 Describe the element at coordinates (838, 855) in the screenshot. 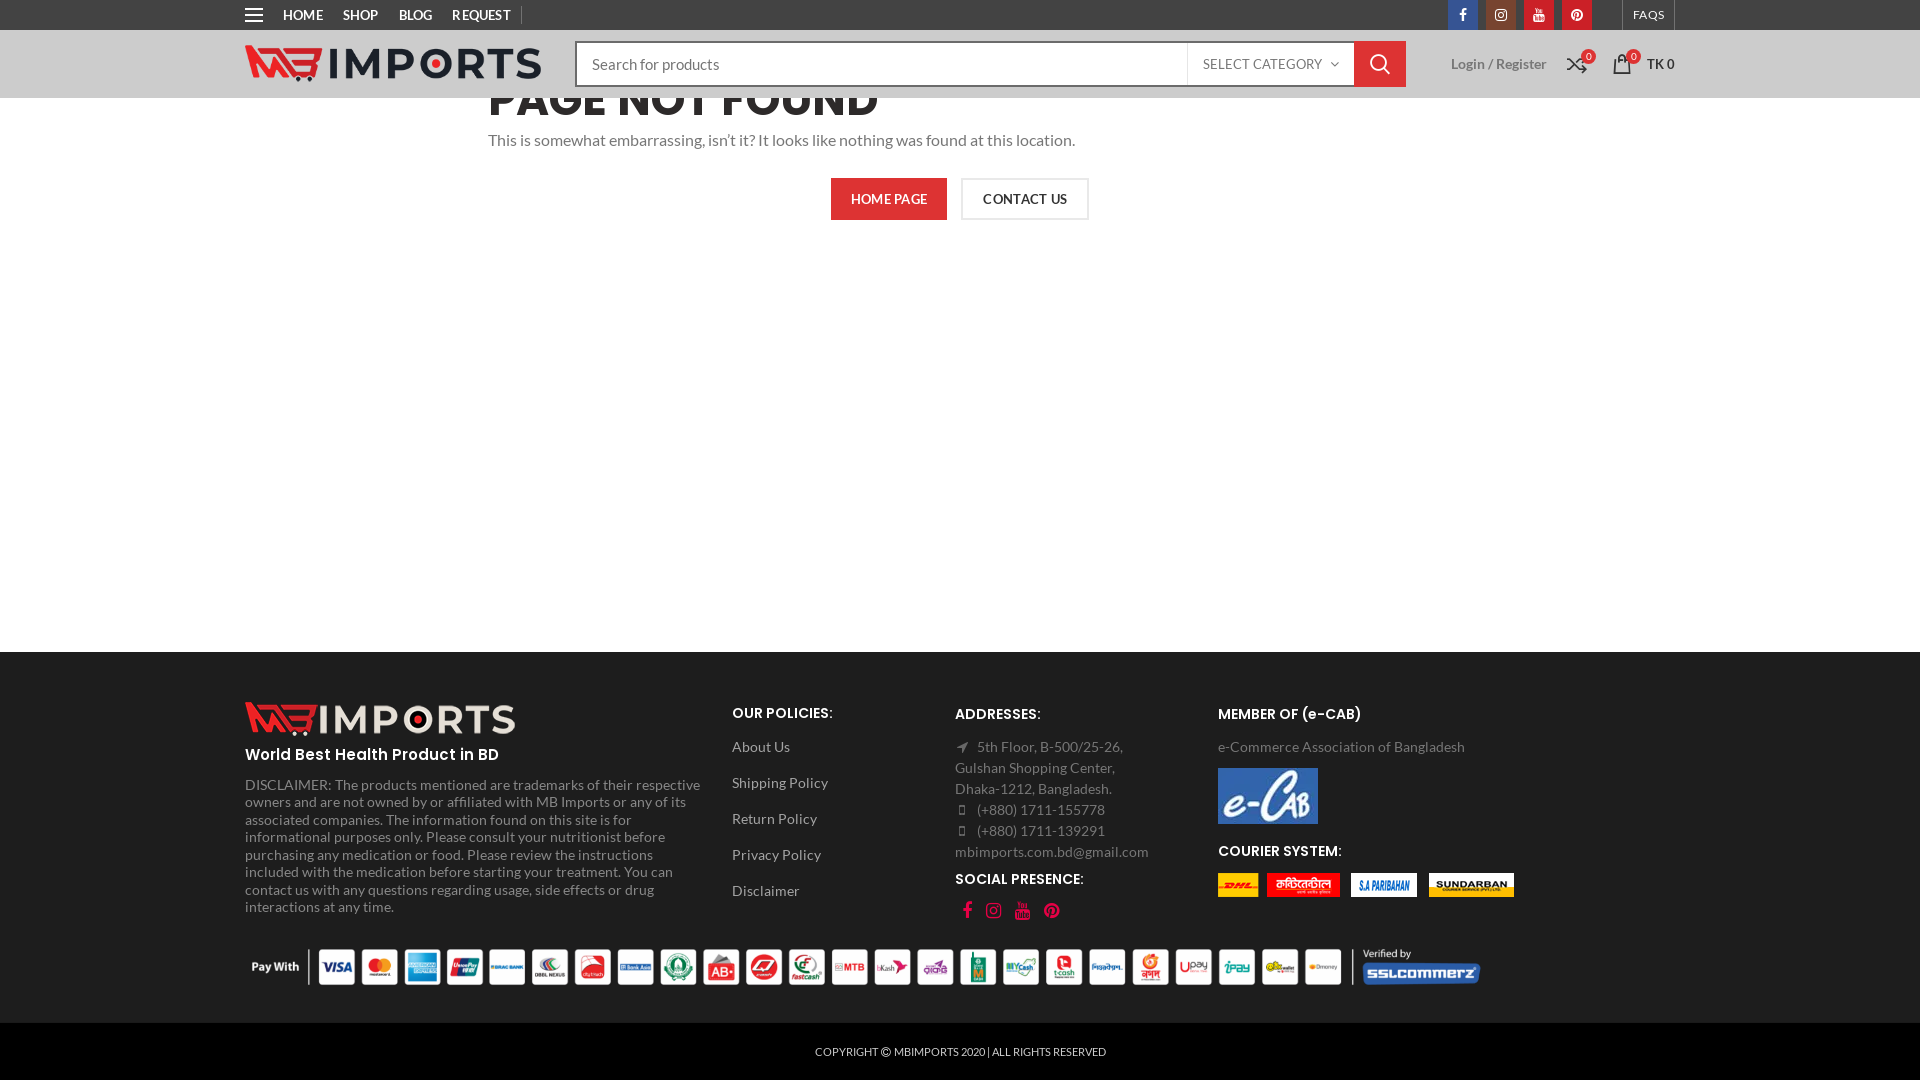

I see `'Privacy Policy'` at that location.